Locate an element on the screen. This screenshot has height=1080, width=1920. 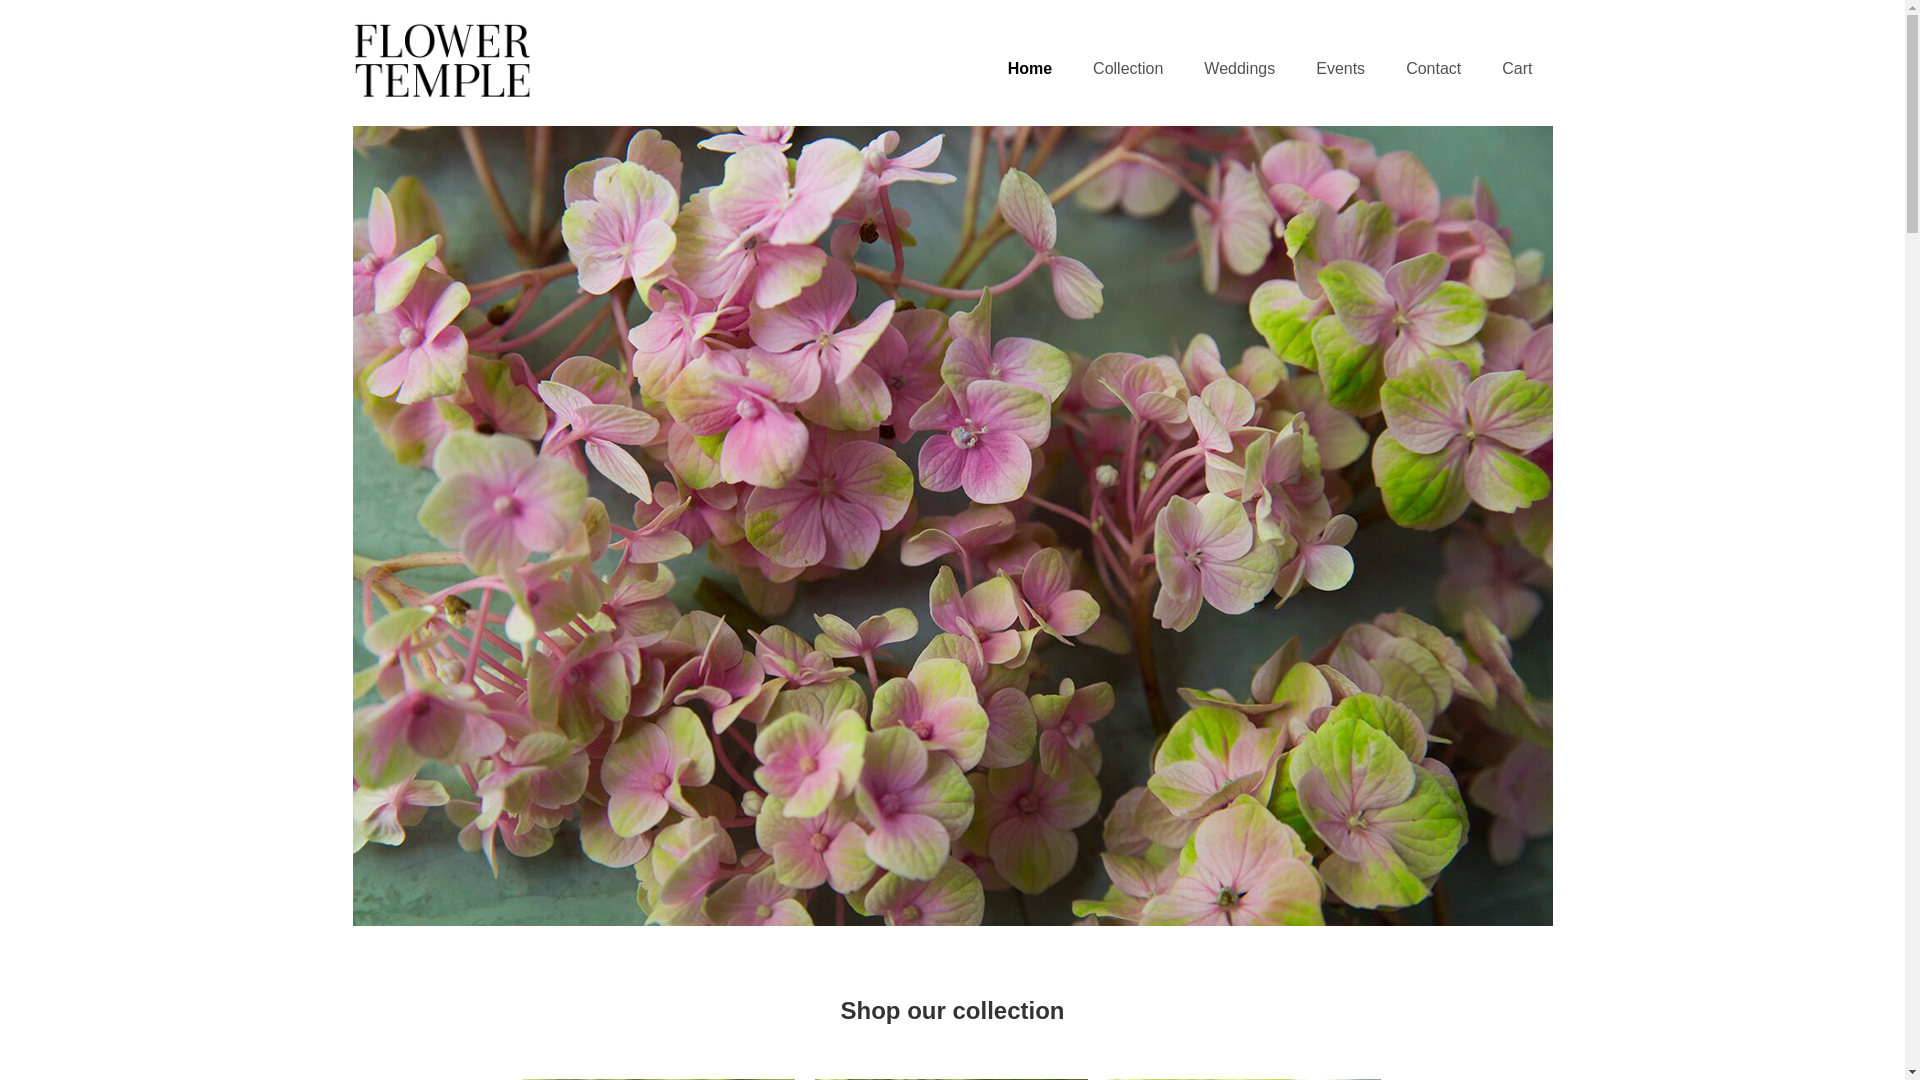
'Events' is located at coordinates (1340, 69).